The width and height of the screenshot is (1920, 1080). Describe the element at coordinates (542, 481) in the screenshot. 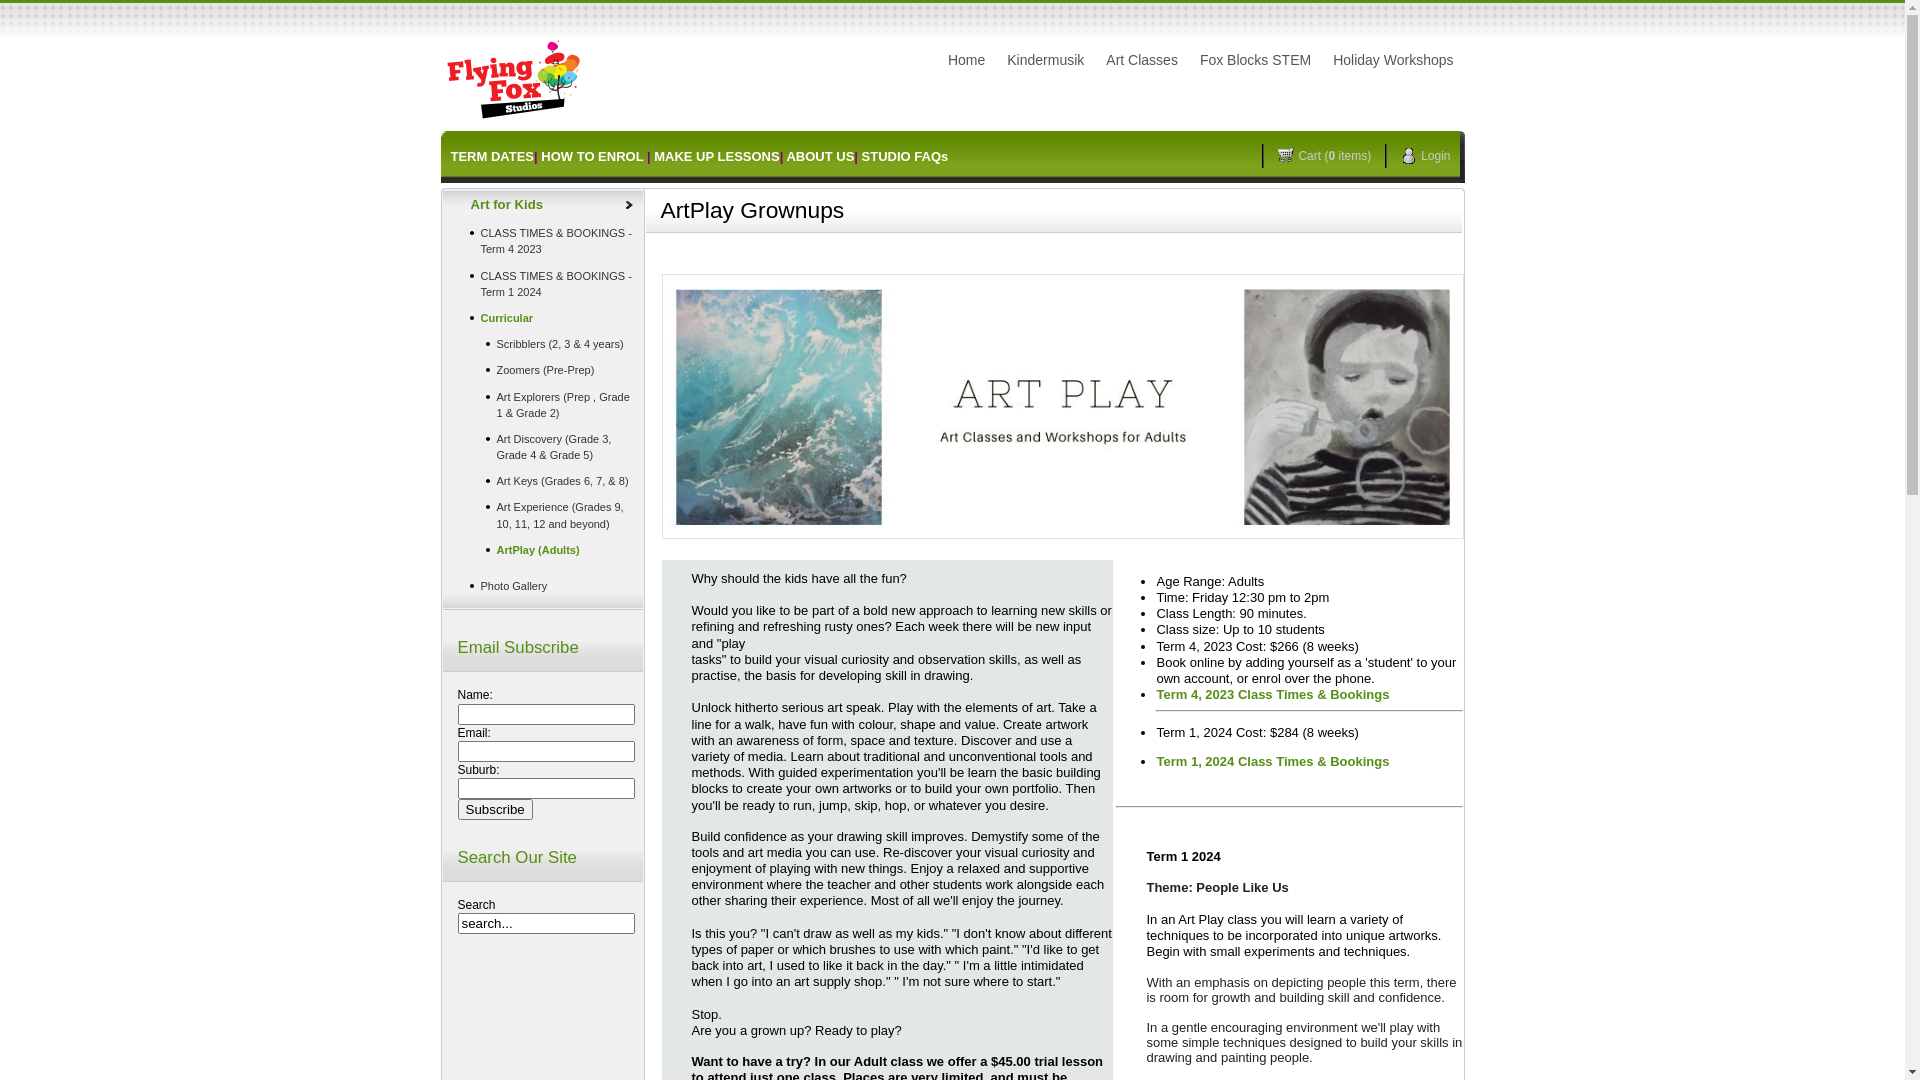

I see `'Art Keys (Grades 6, 7, & 8)'` at that location.